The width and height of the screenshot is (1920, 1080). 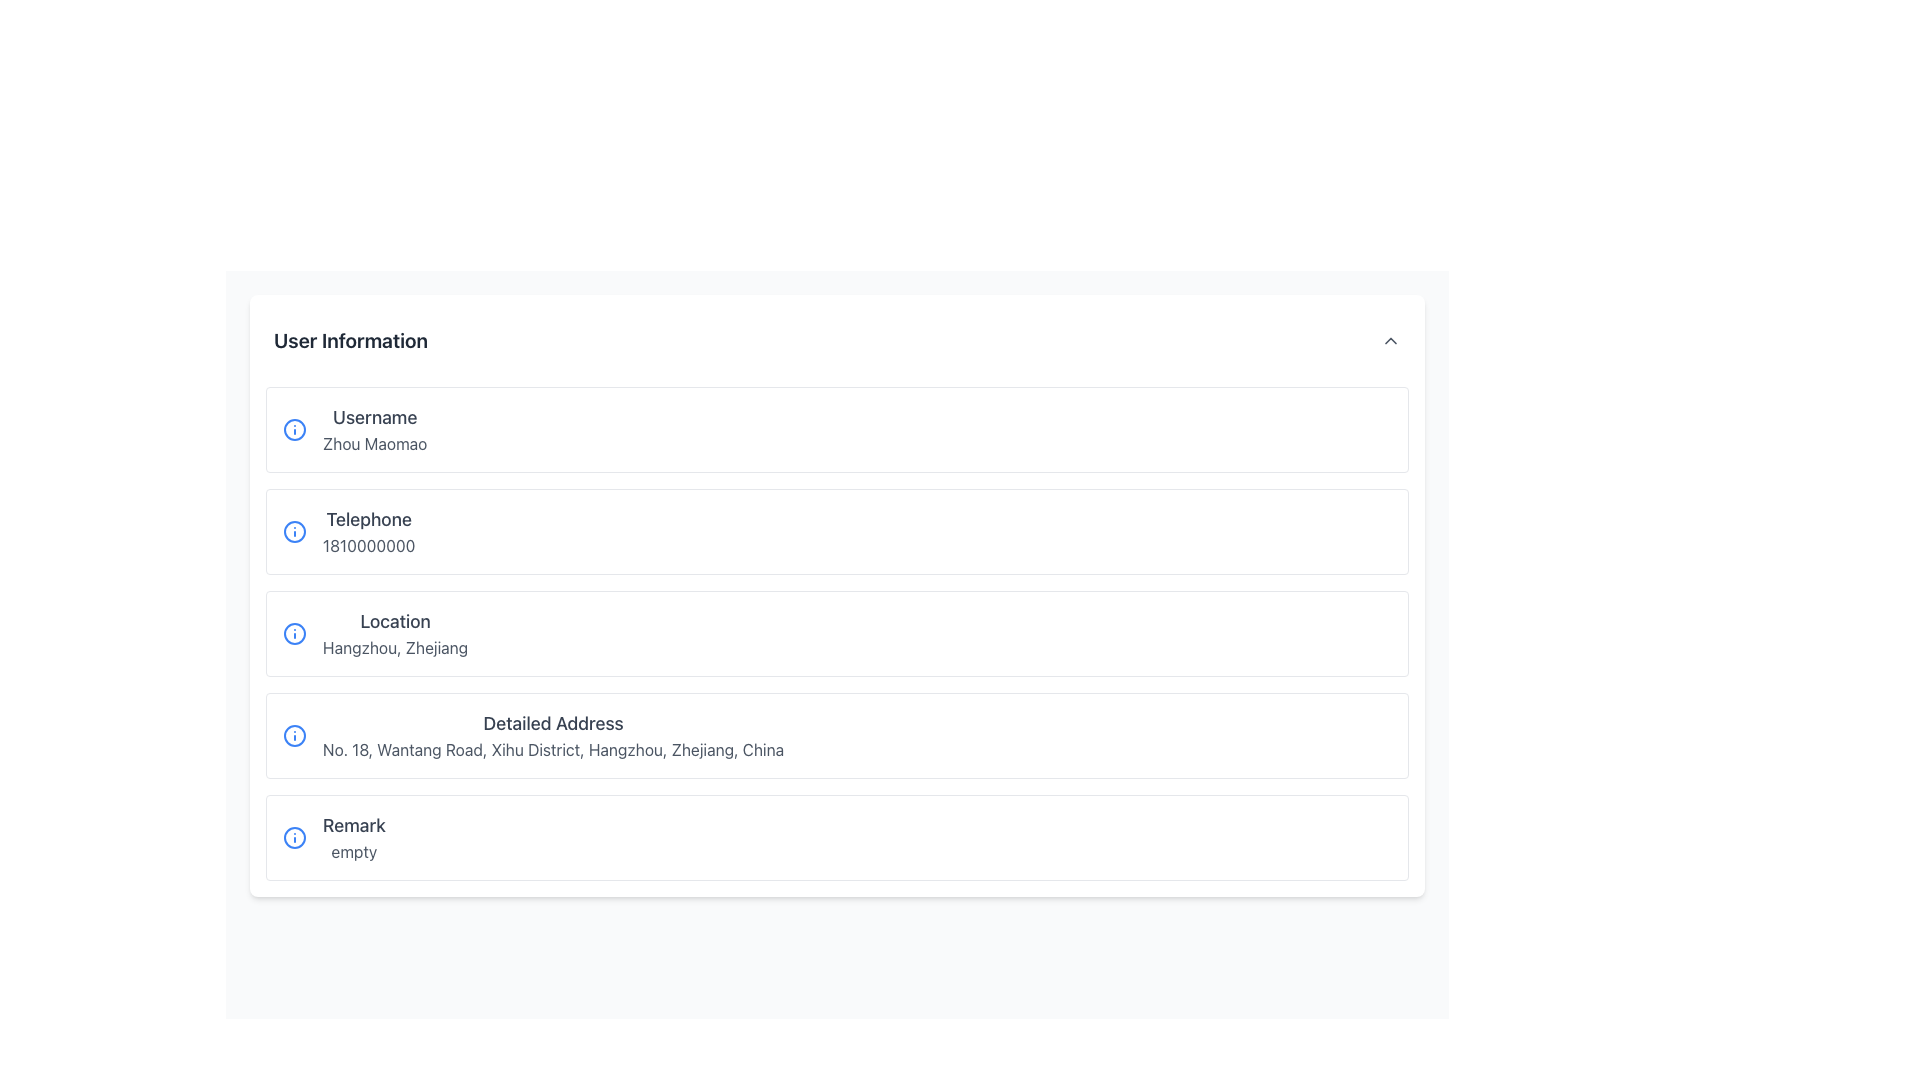 What do you see at coordinates (375, 416) in the screenshot?
I see `the text label that identifies the username in the 'User Information' section, which is located above the text 'Zhou Maomao'` at bounding box center [375, 416].